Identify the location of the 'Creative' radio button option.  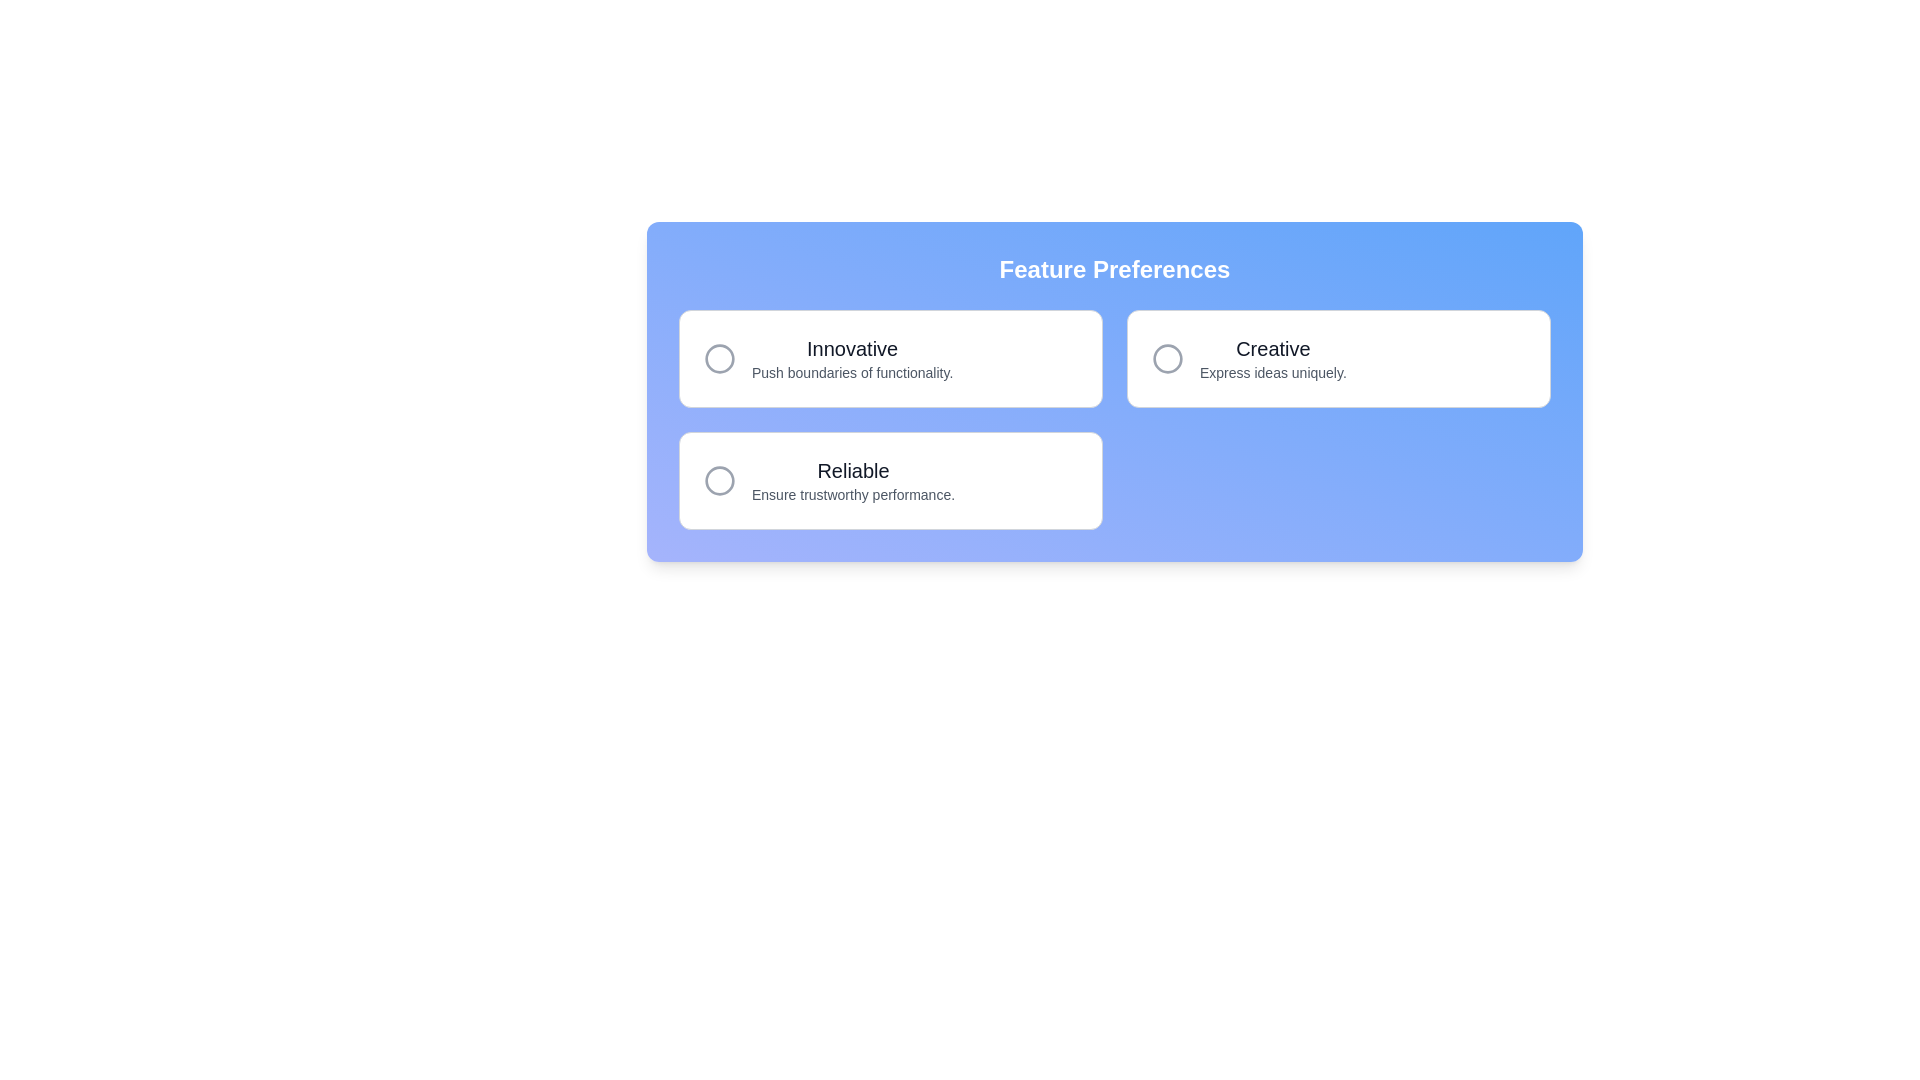
(1339, 357).